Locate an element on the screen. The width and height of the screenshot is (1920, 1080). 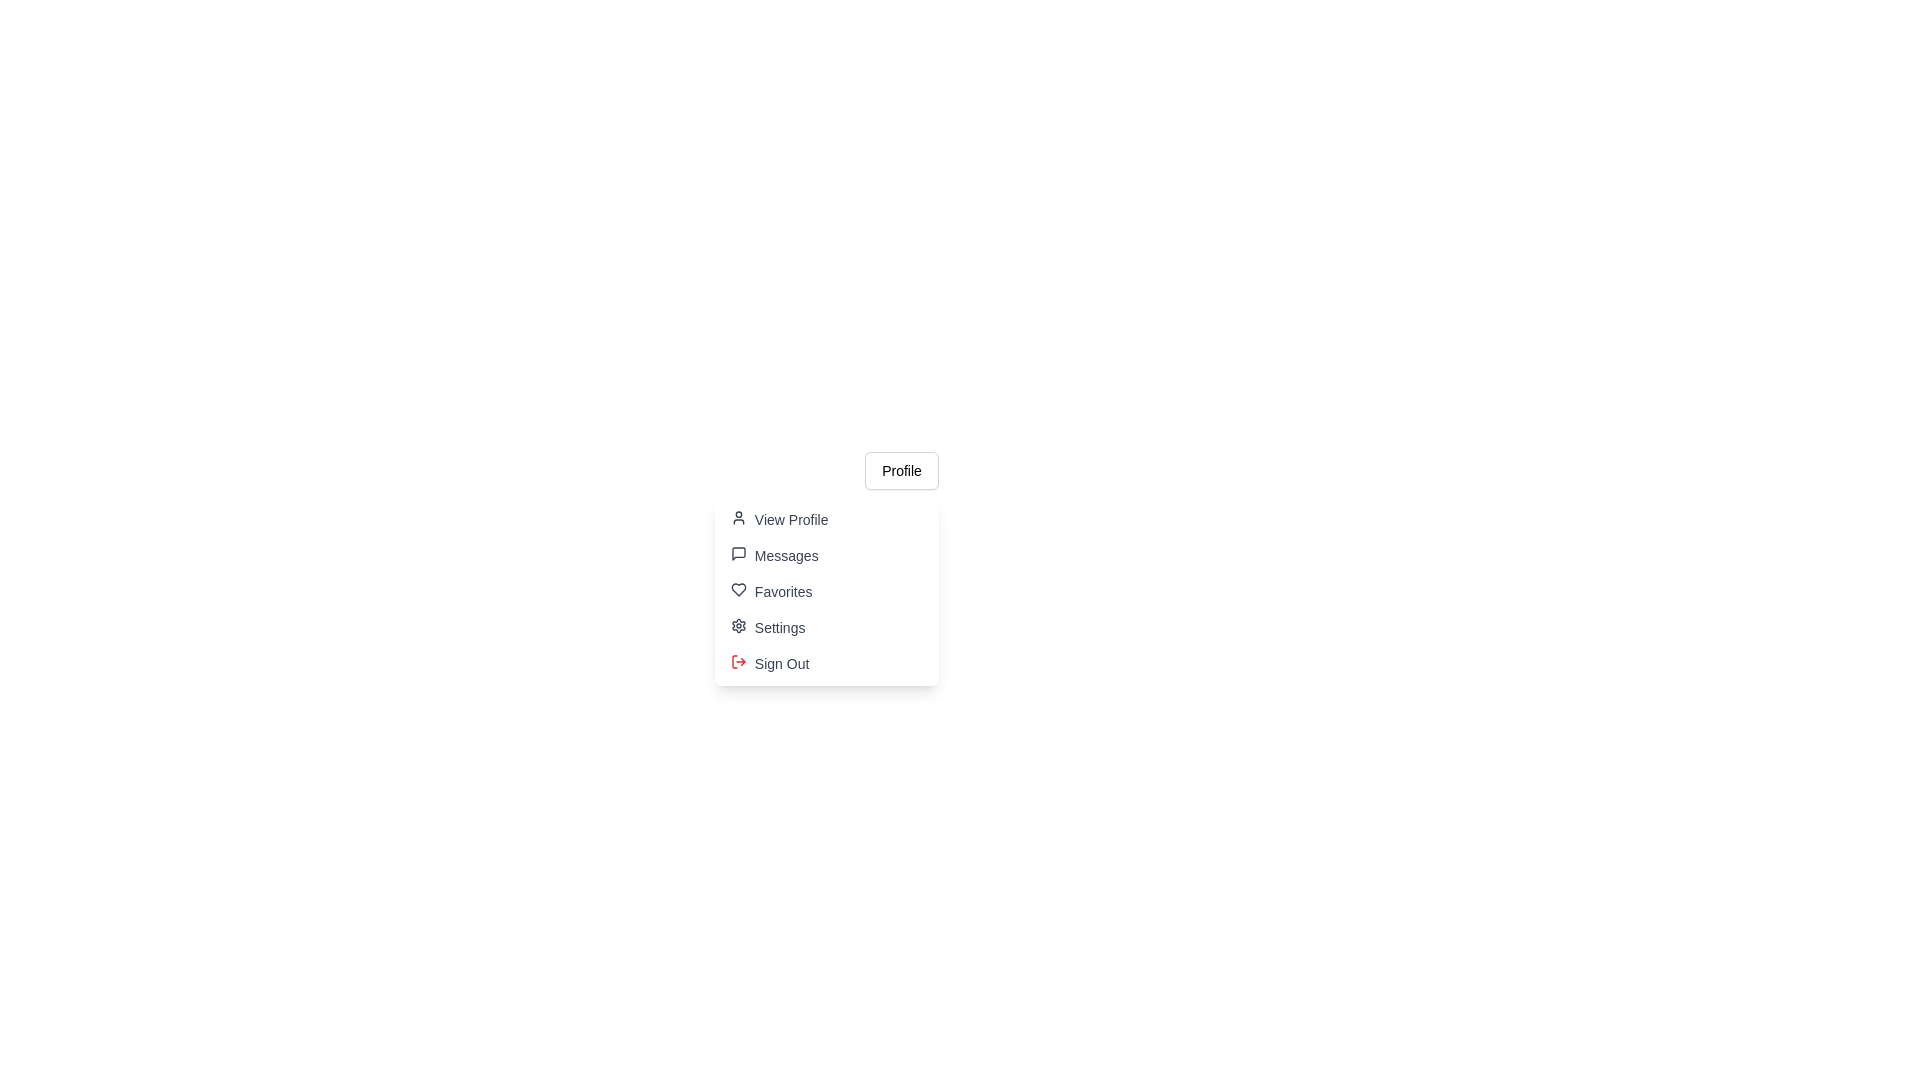
the 'Favorites' option in the dropdown menu located below the 'Profile' button, which is the third item in the list is located at coordinates (826, 590).